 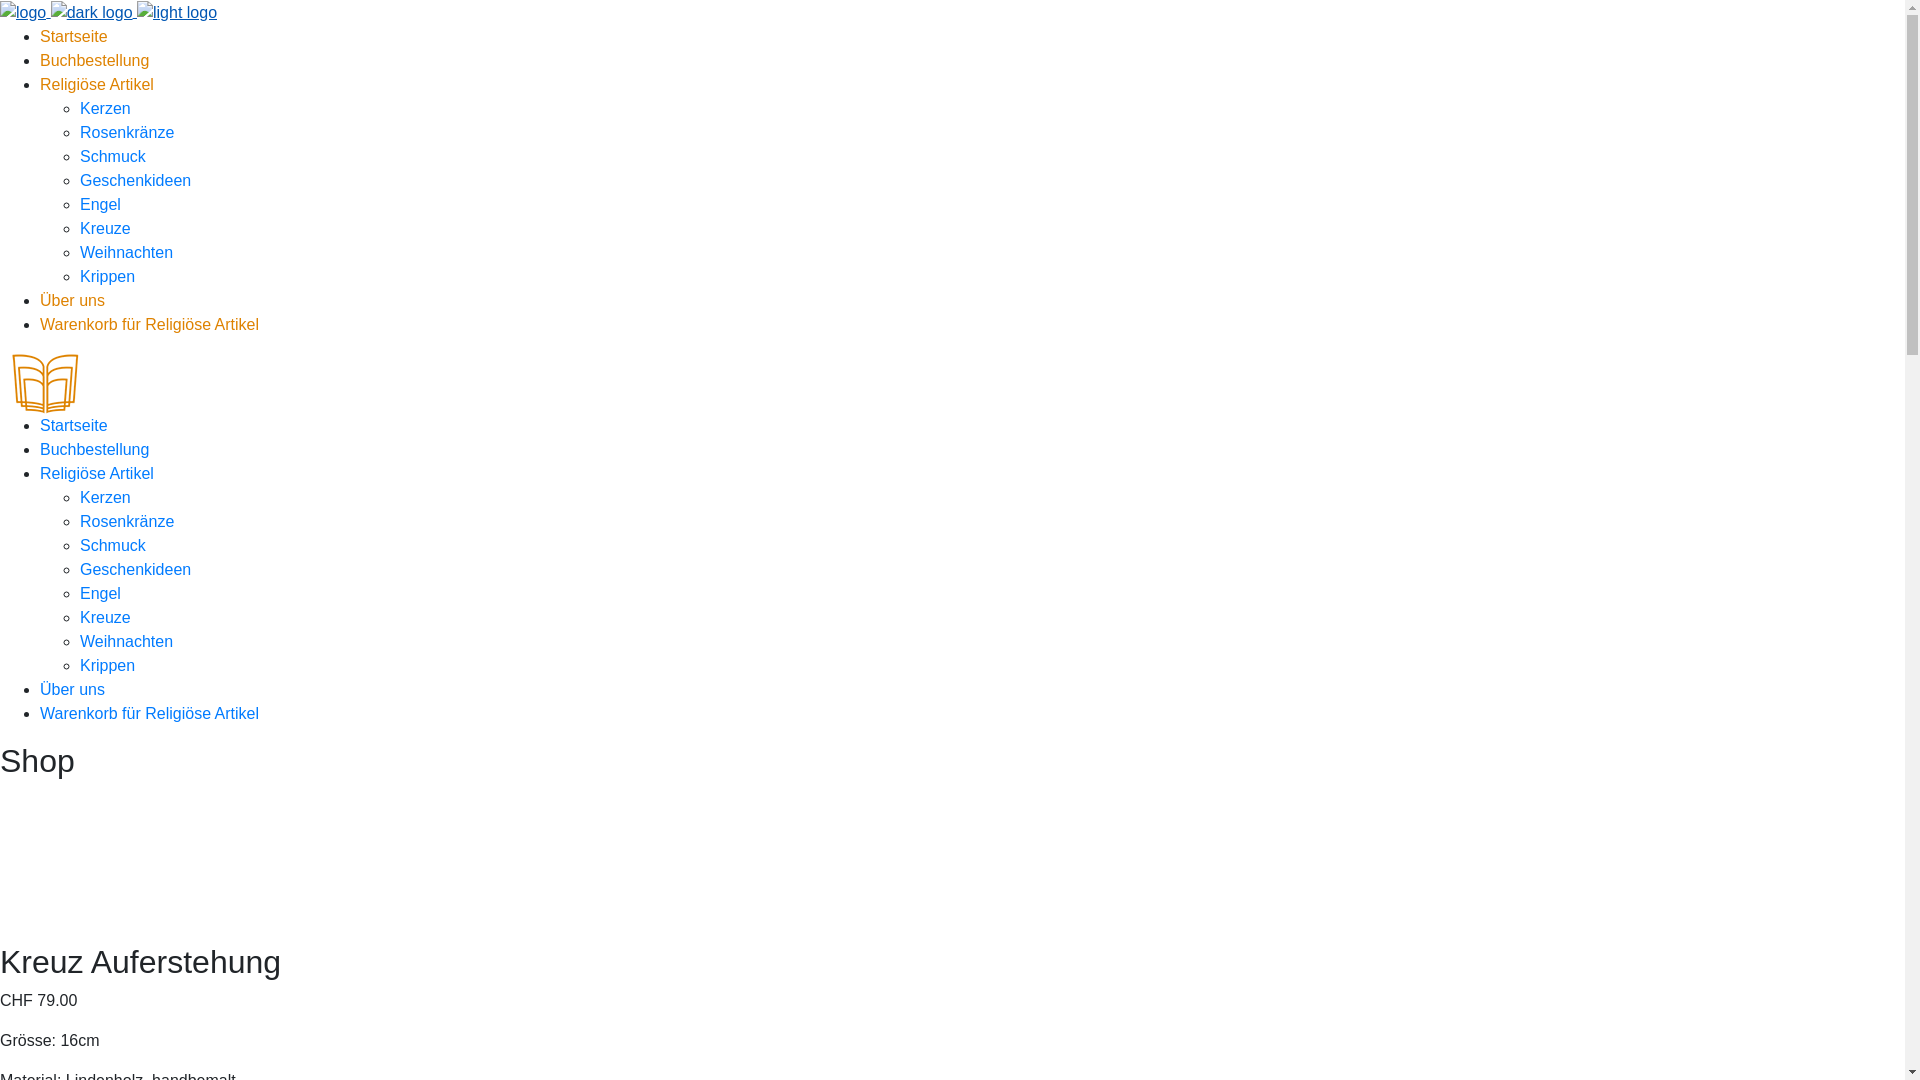 What do you see at coordinates (134, 569) in the screenshot?
I see `'Geschenkideen'` at bounding box center [134, 569].